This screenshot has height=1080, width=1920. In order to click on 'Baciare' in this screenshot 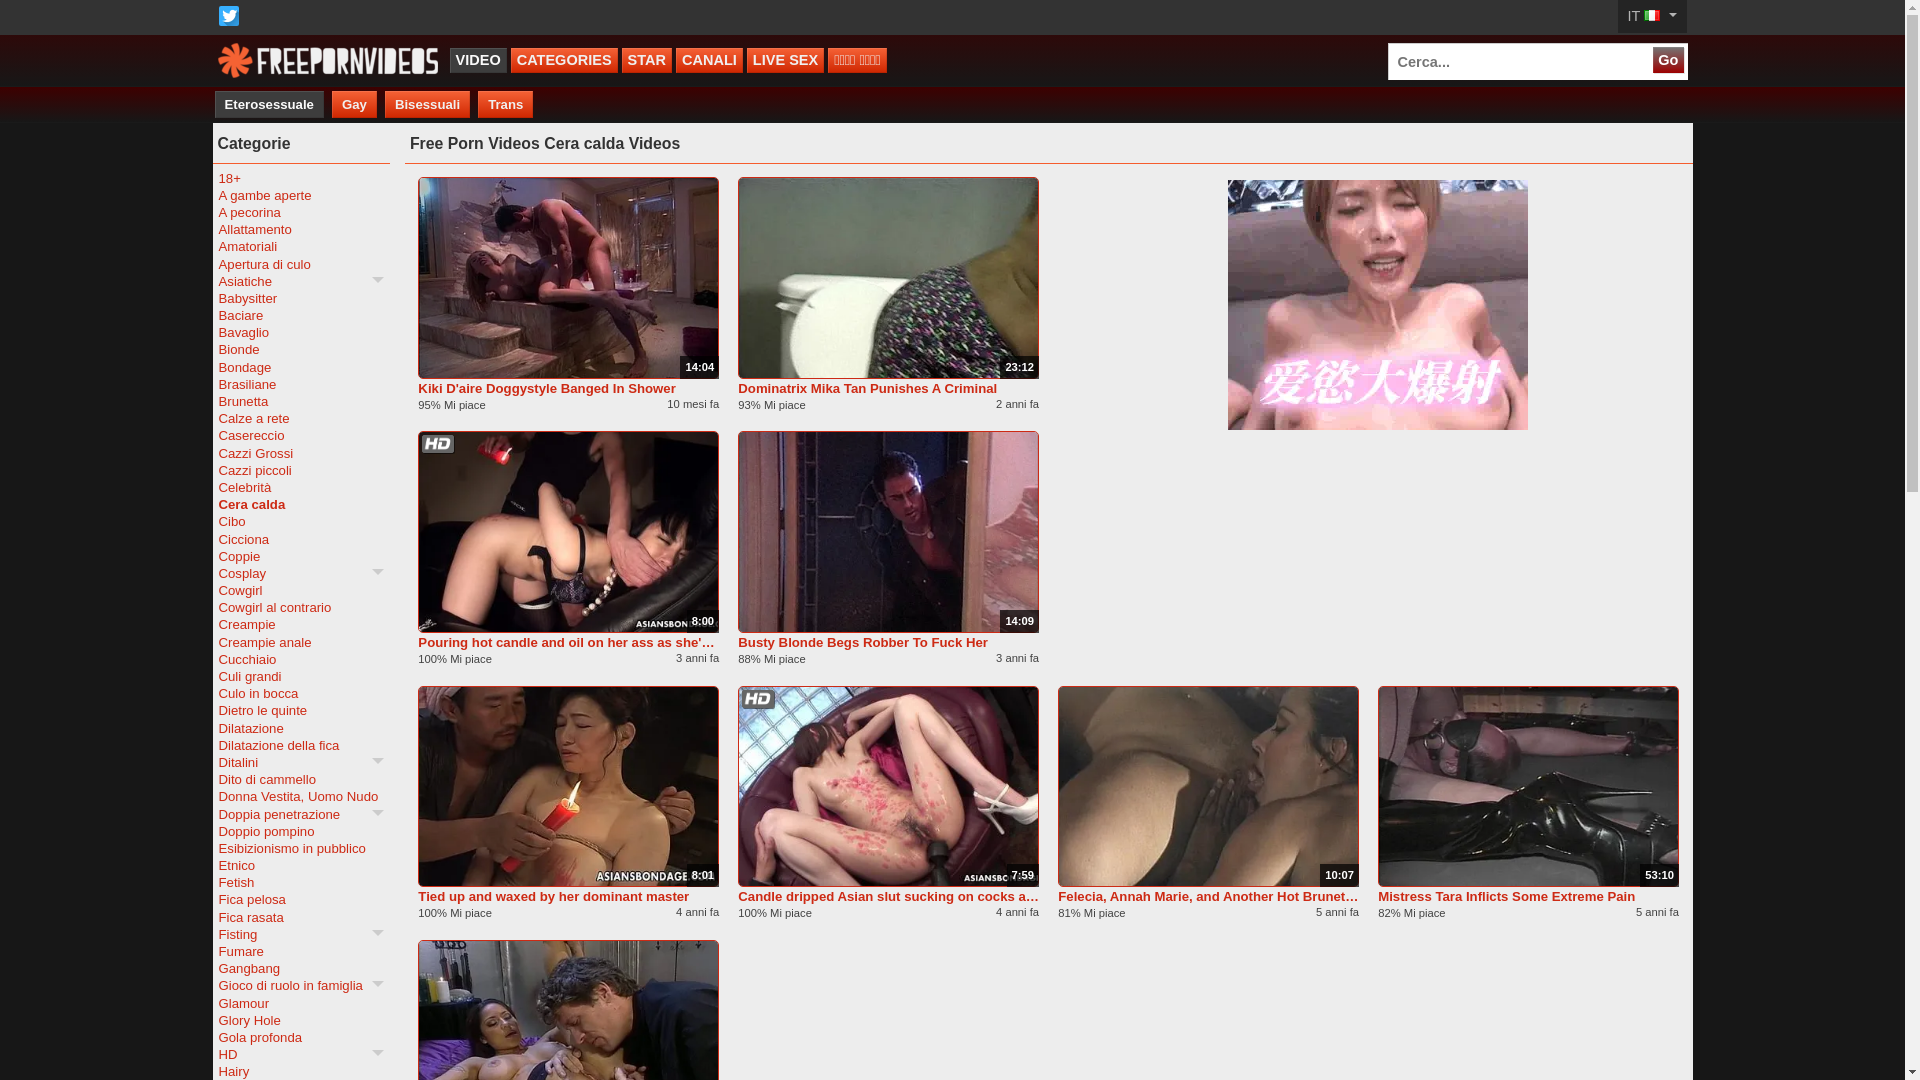, I will do `click(300, 315)`.